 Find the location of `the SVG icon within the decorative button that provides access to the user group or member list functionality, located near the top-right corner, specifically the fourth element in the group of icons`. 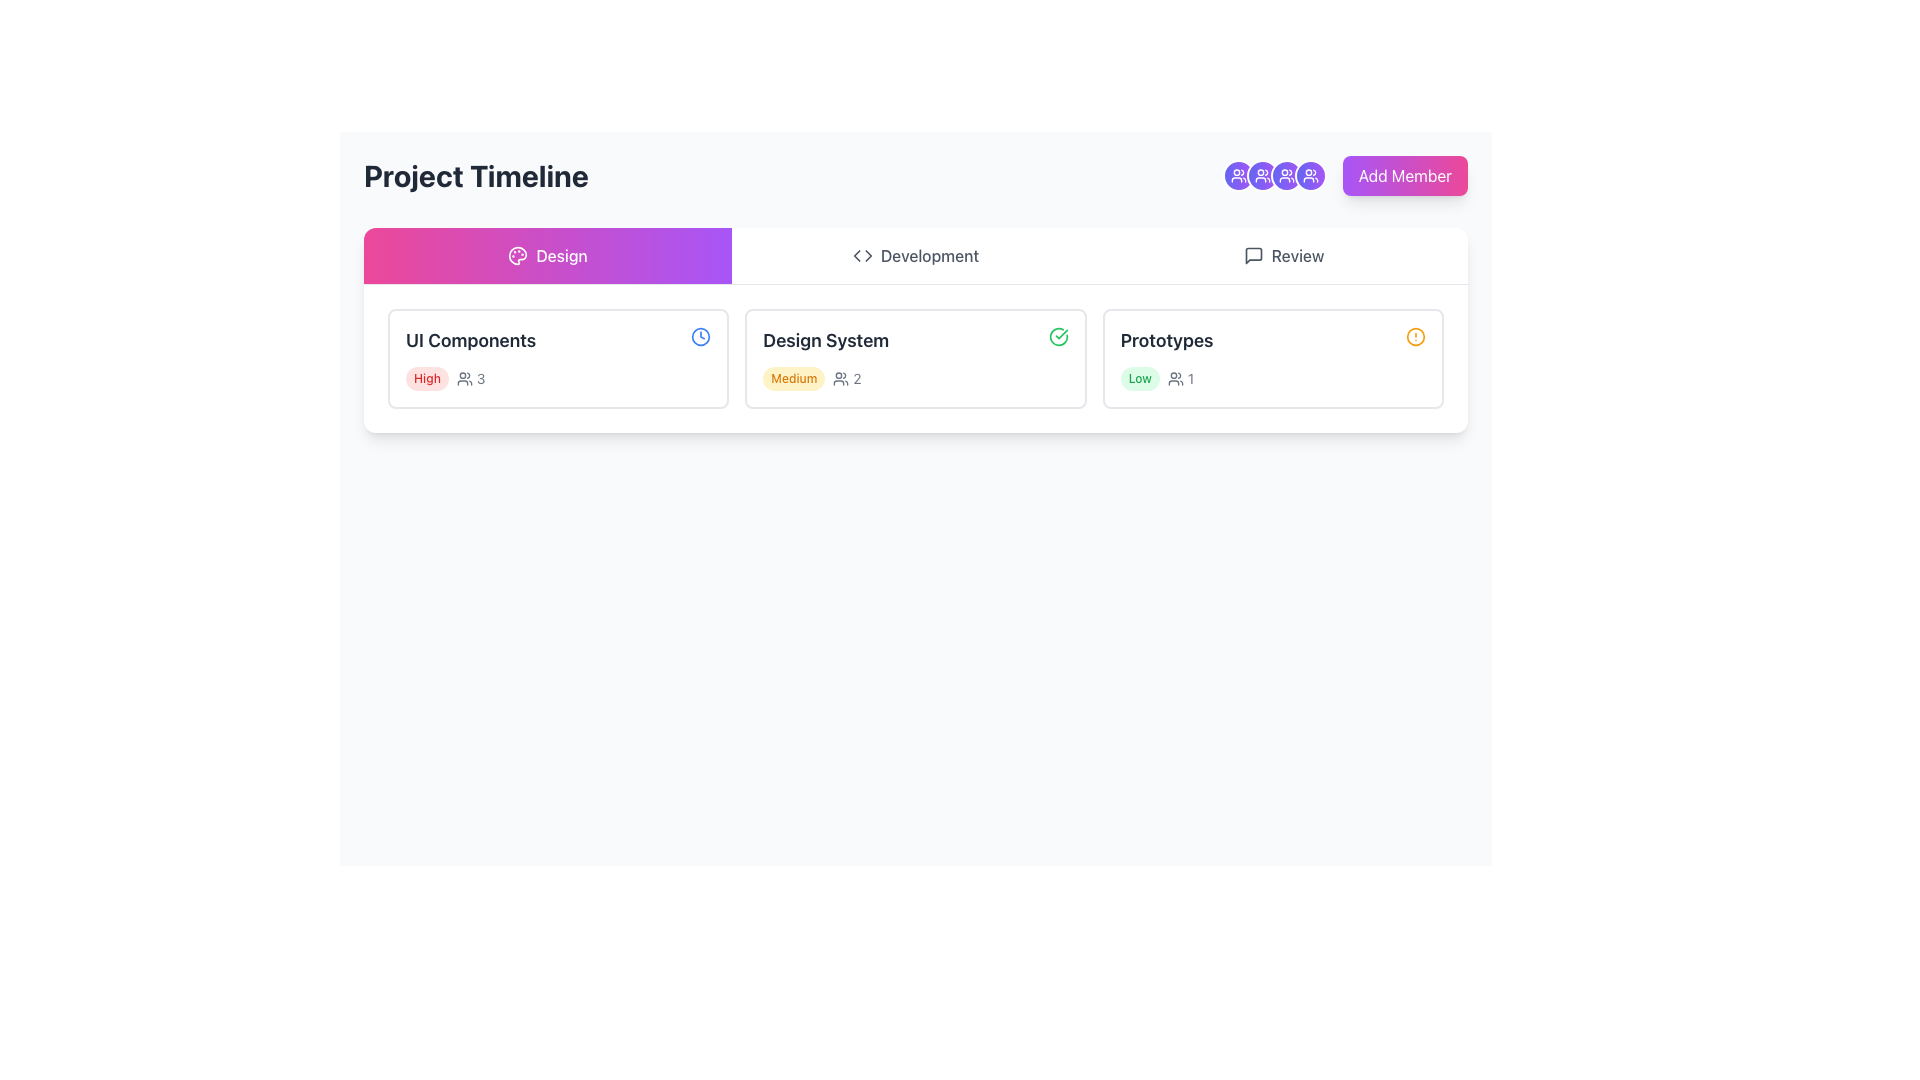

the SVG icon within the decorative button that provides access to the user group or member list functionality, located near the top-right corner, specifically the fourth element in the group of icons is located at coordinates (1261, 175).